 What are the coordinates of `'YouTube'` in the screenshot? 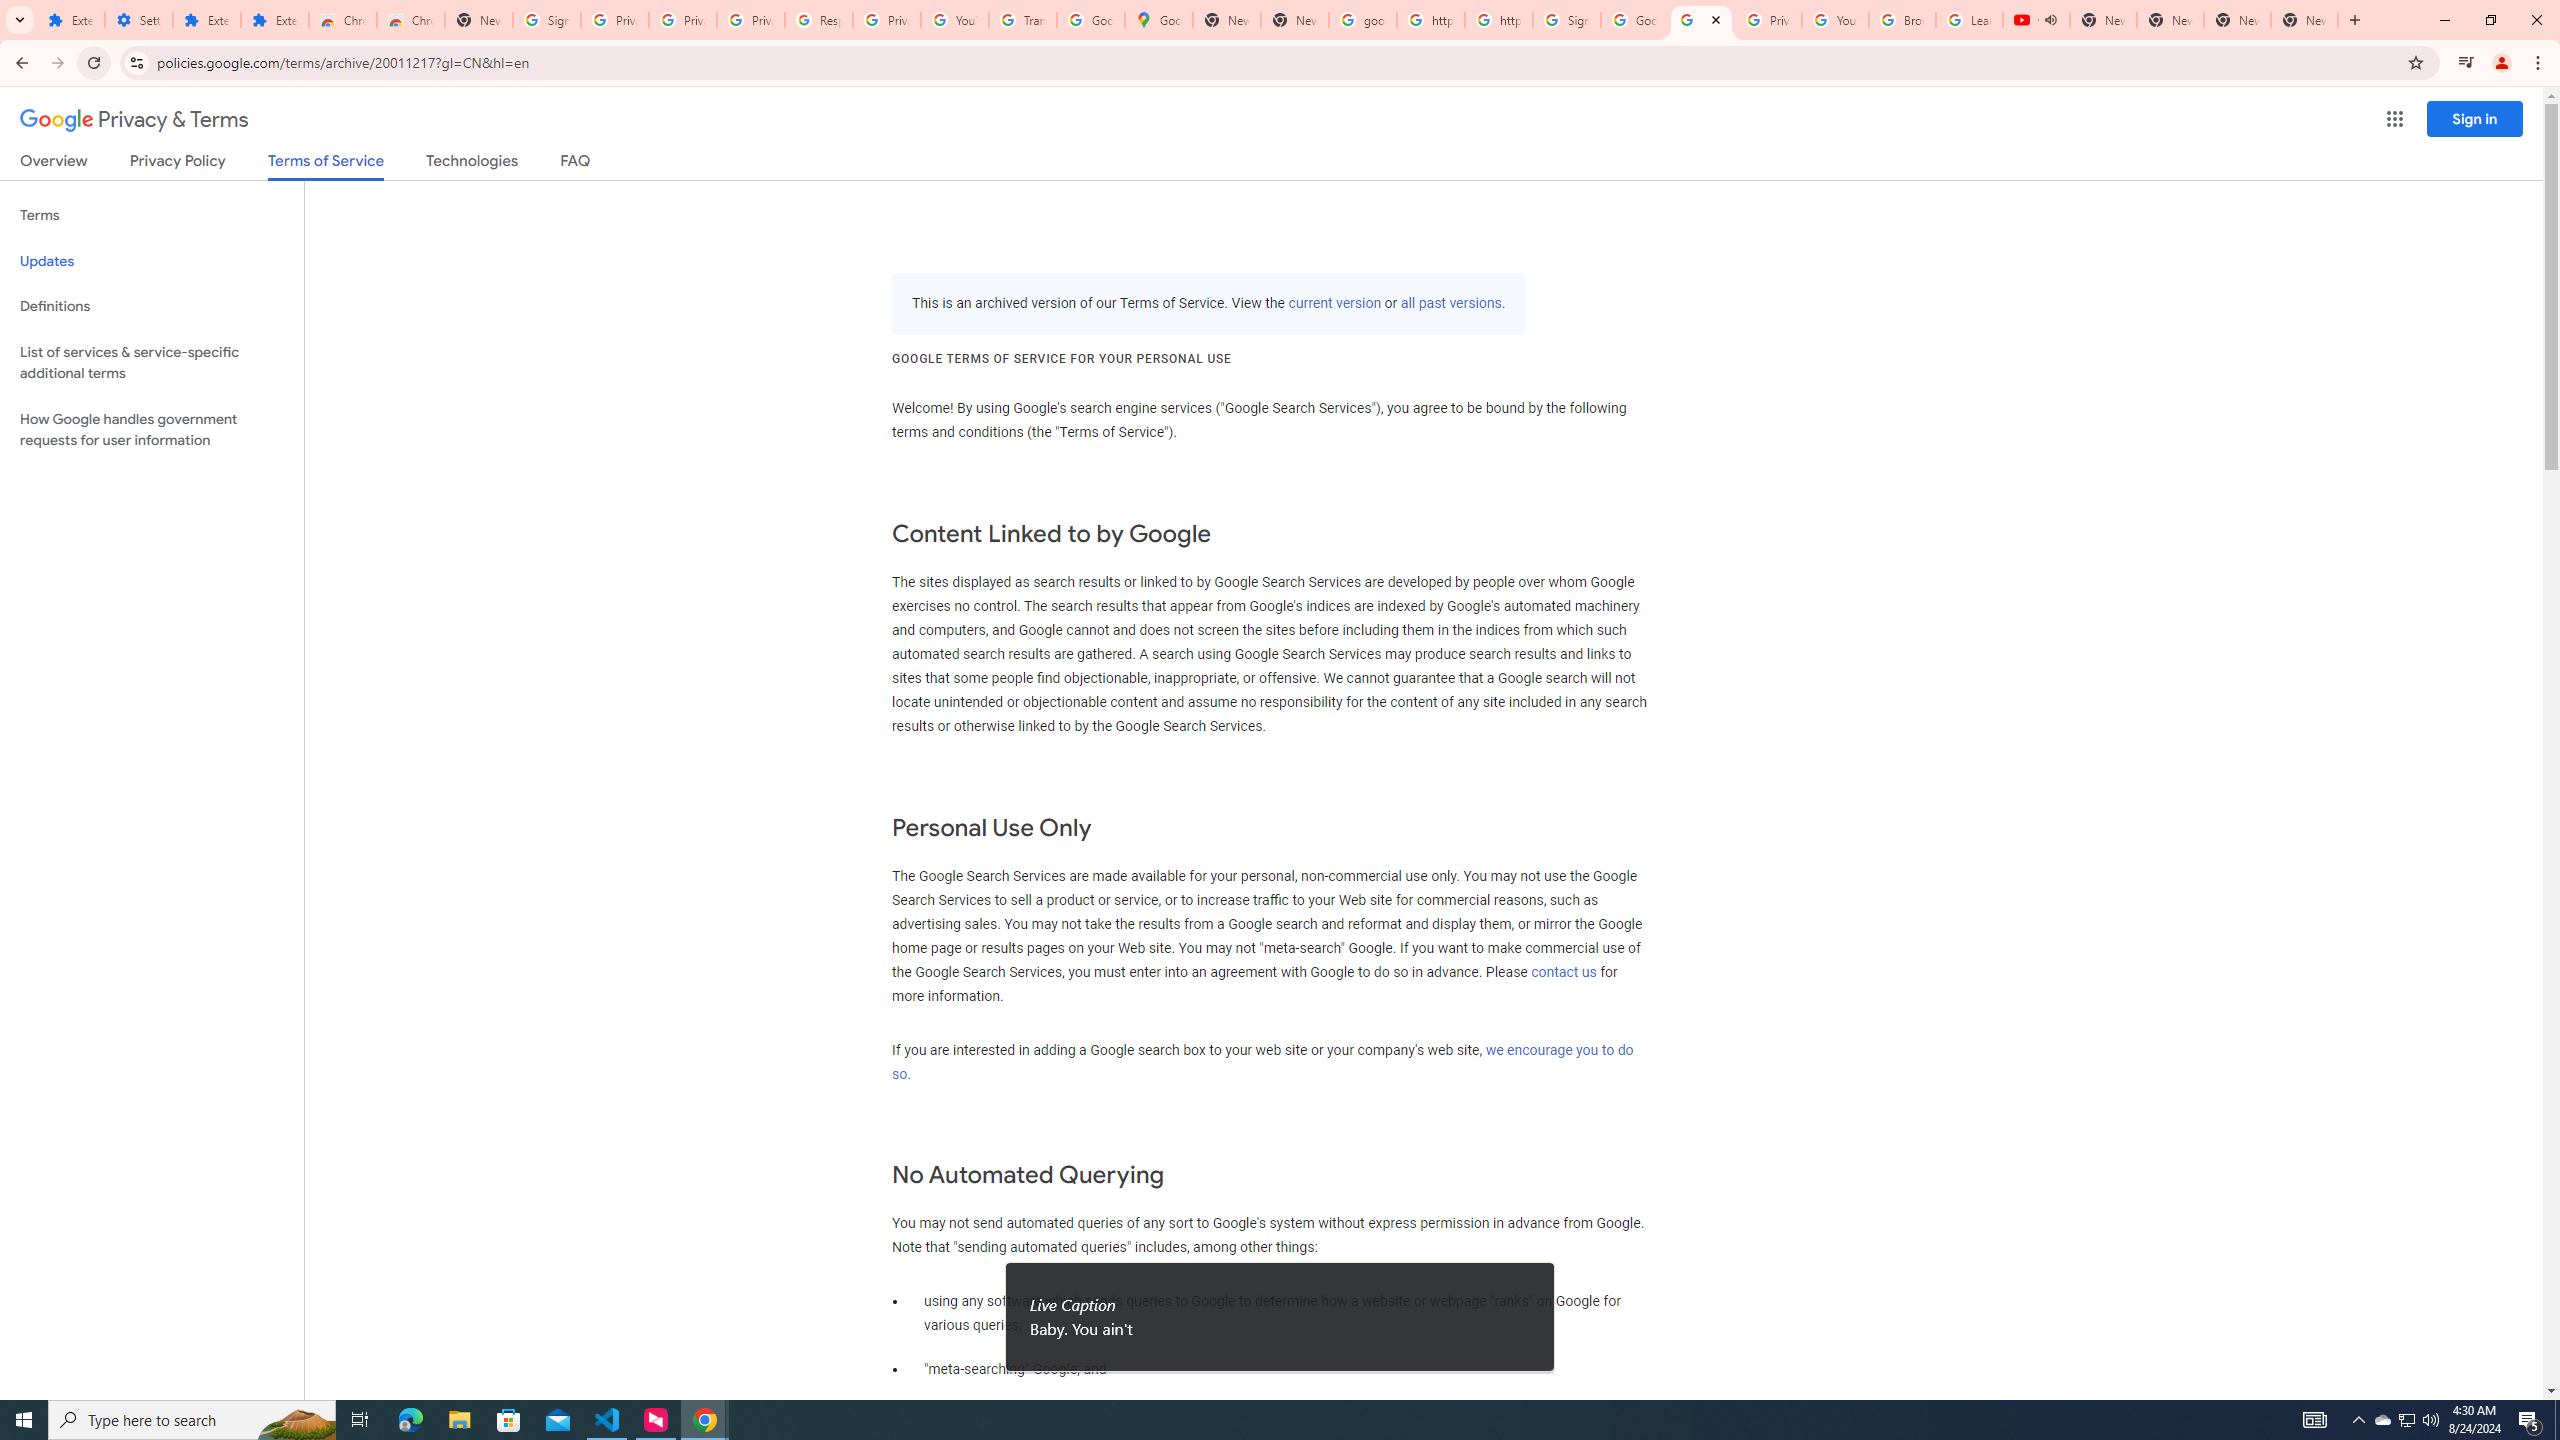 It's located at (1834, 19).